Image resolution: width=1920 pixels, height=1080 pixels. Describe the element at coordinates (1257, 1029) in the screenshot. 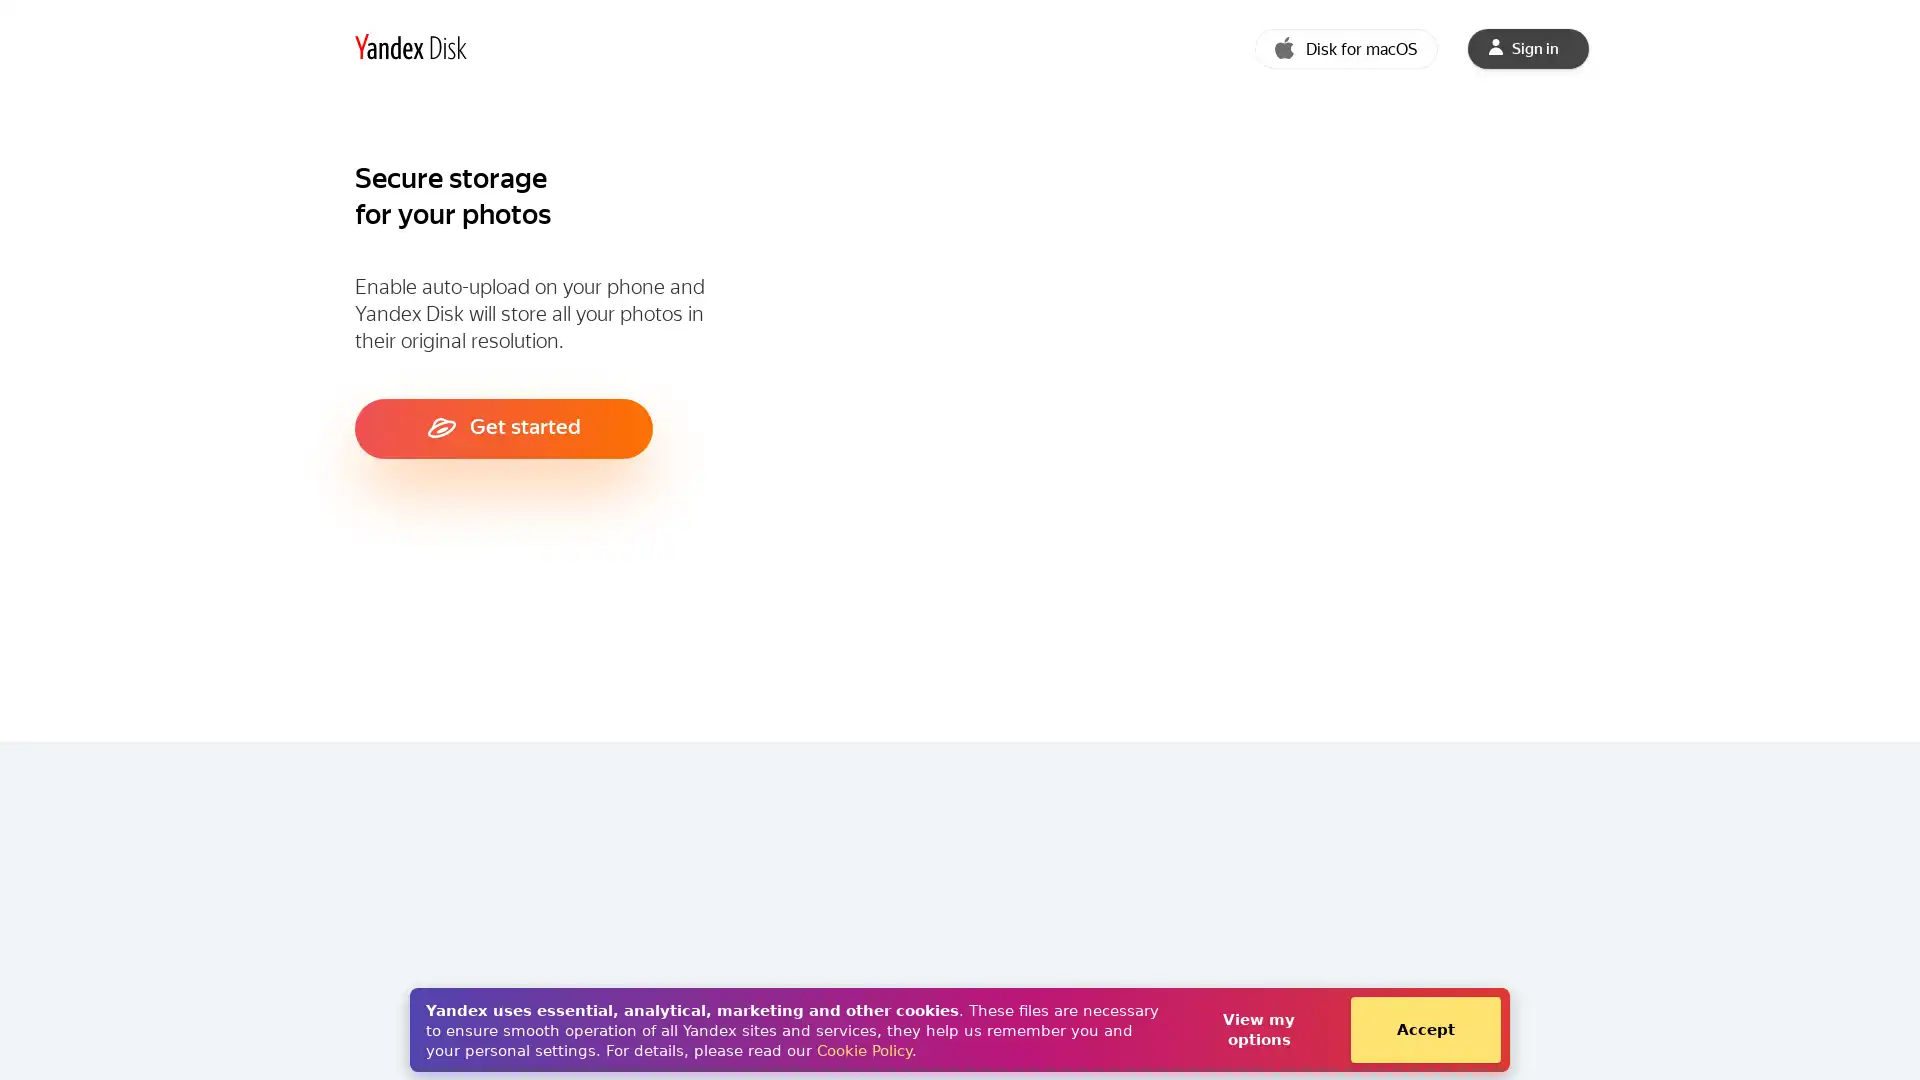

I see `View my options` at that location.